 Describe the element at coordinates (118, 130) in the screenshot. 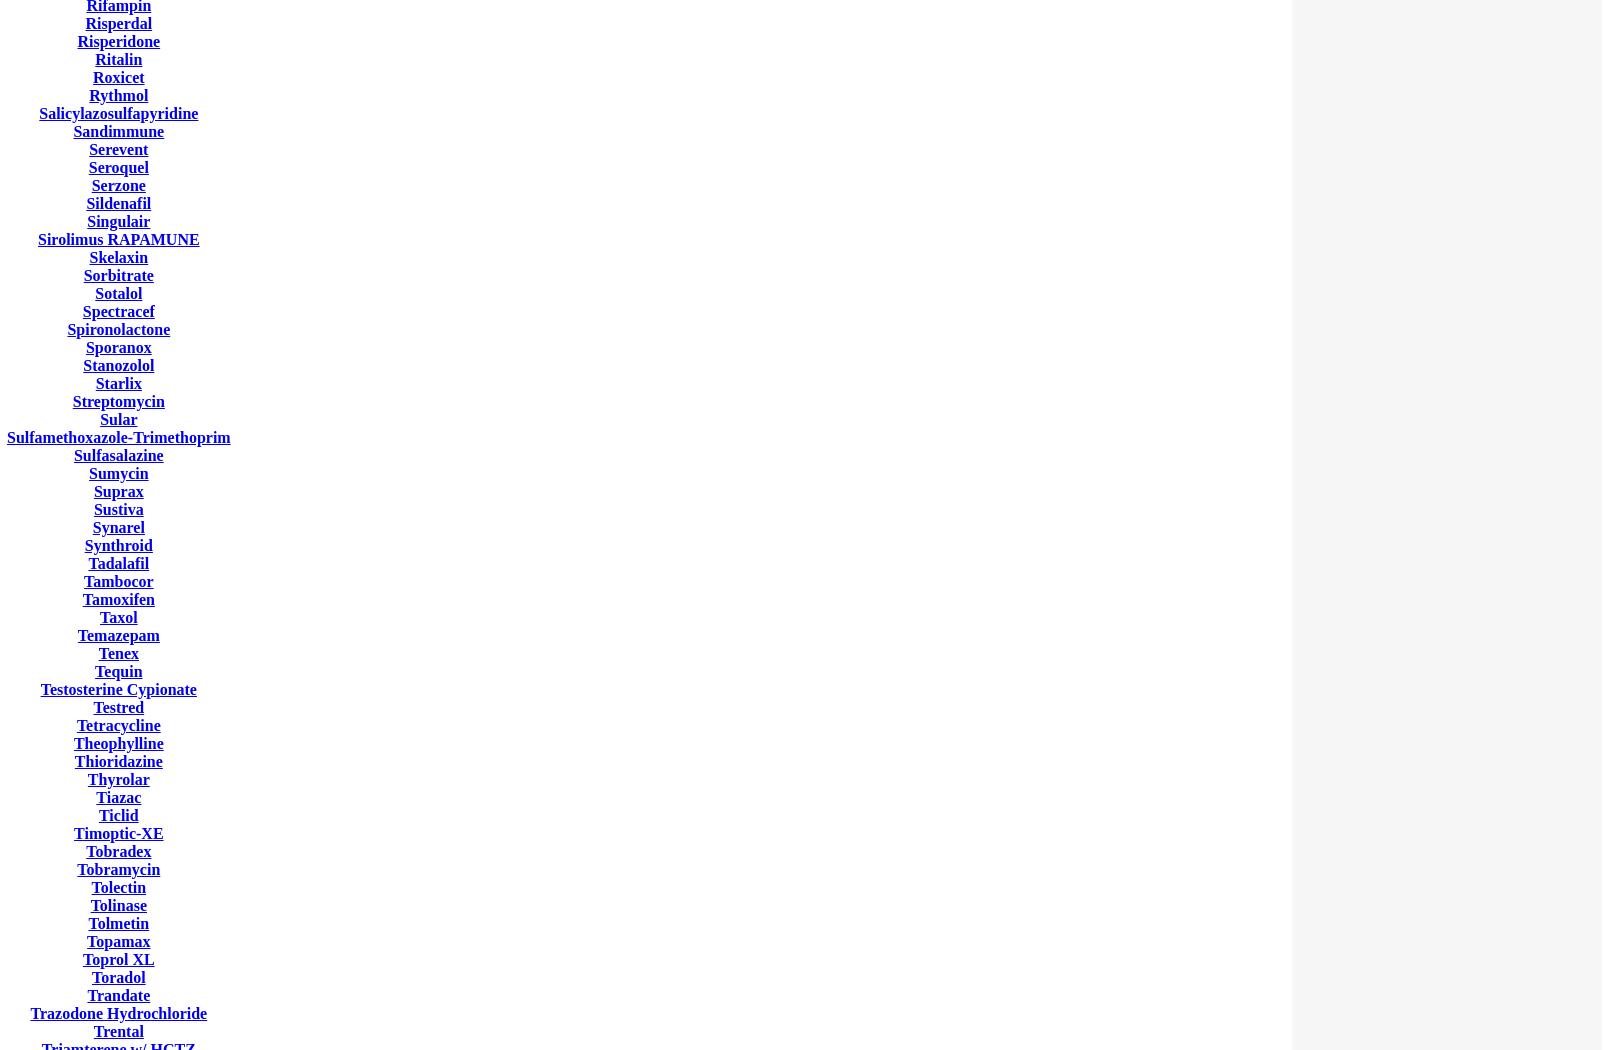

I see `'Sandimmune'` at that location.